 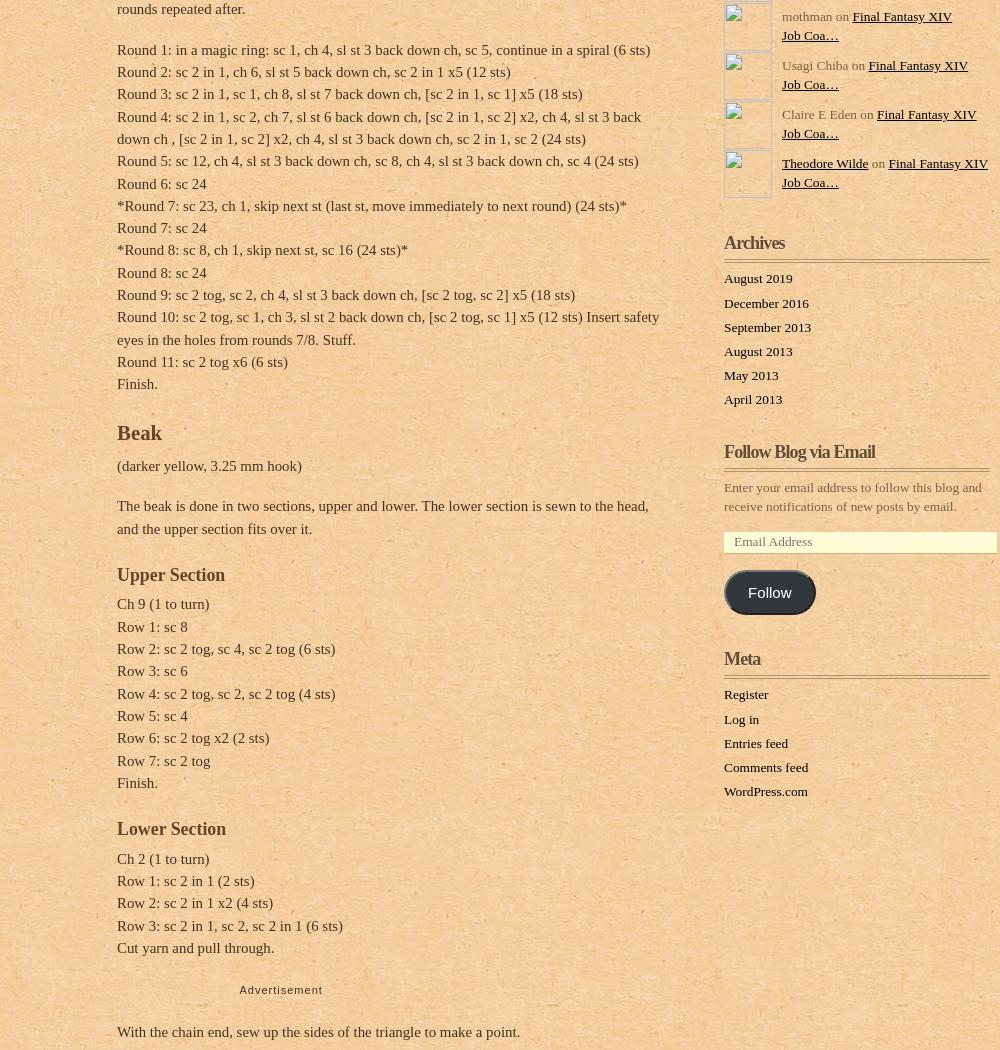 I want to click on 'Round 9: sc 2 tog, sc 2, ch 4, sl st 3 back down ch, [sc 2 tog, sc 2] x5 (18 sts)', so click(x=345, y=294).